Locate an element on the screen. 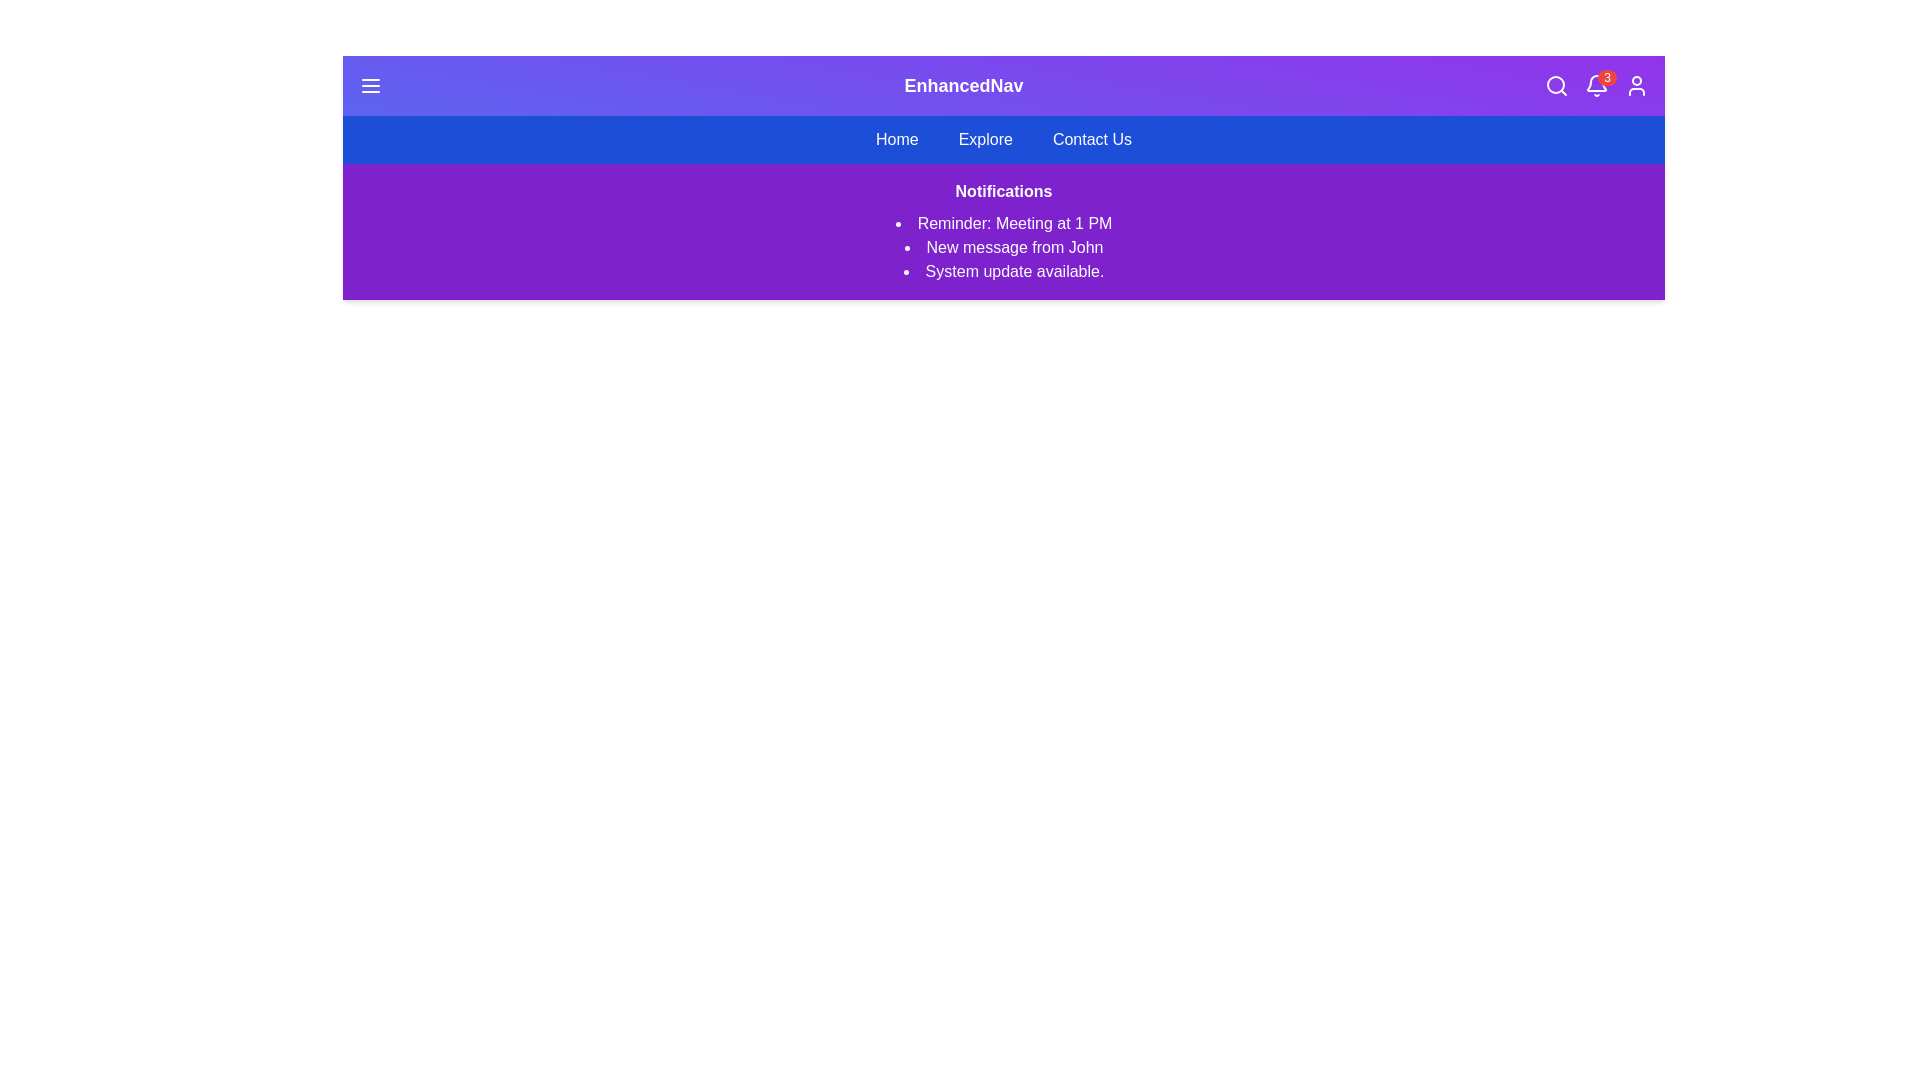 The image size is (1920, 1080). the search icon located in the top-right corner of the navigation bar, which is the first icon in a row and positioned to the left of the bell icon is located at coordinates (1555, 84).